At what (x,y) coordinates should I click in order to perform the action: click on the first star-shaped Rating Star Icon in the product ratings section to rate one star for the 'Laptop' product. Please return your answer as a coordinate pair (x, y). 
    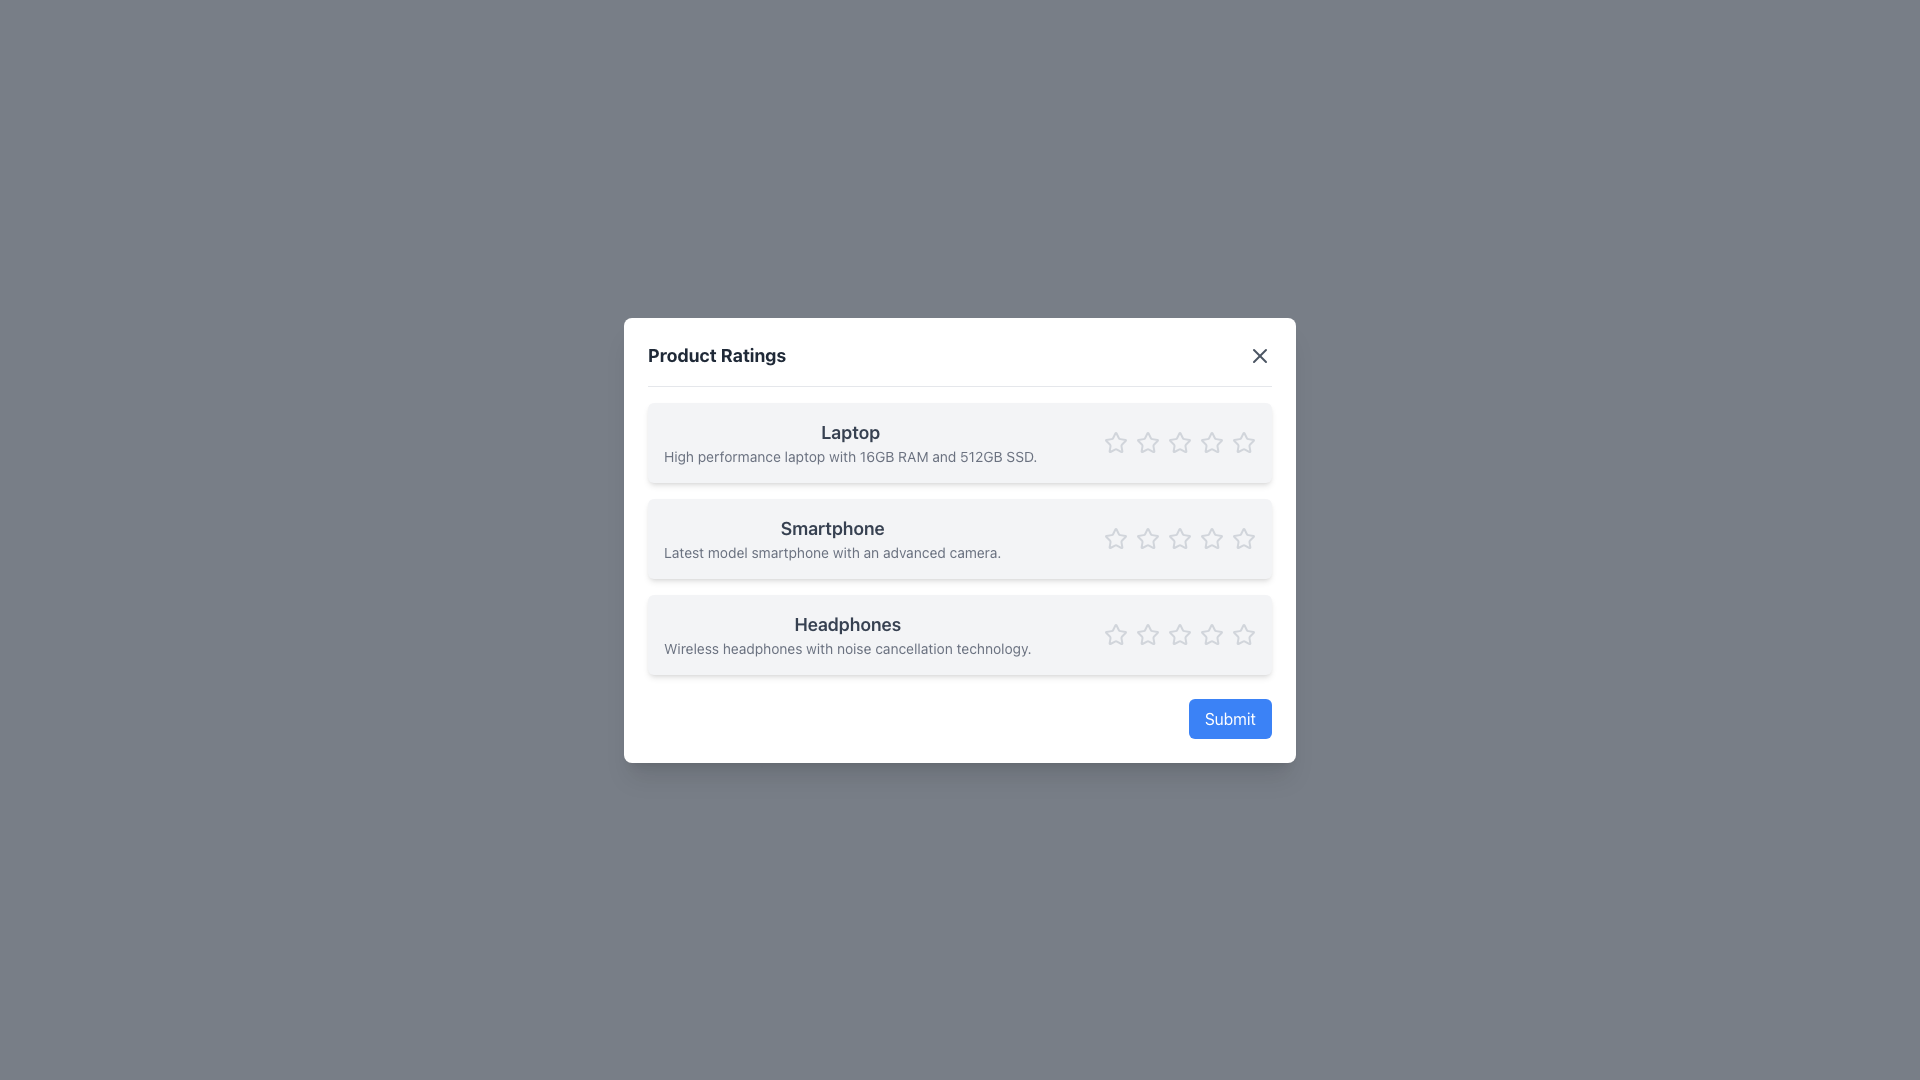
    Looking at the image, I should click on (1115, 441).